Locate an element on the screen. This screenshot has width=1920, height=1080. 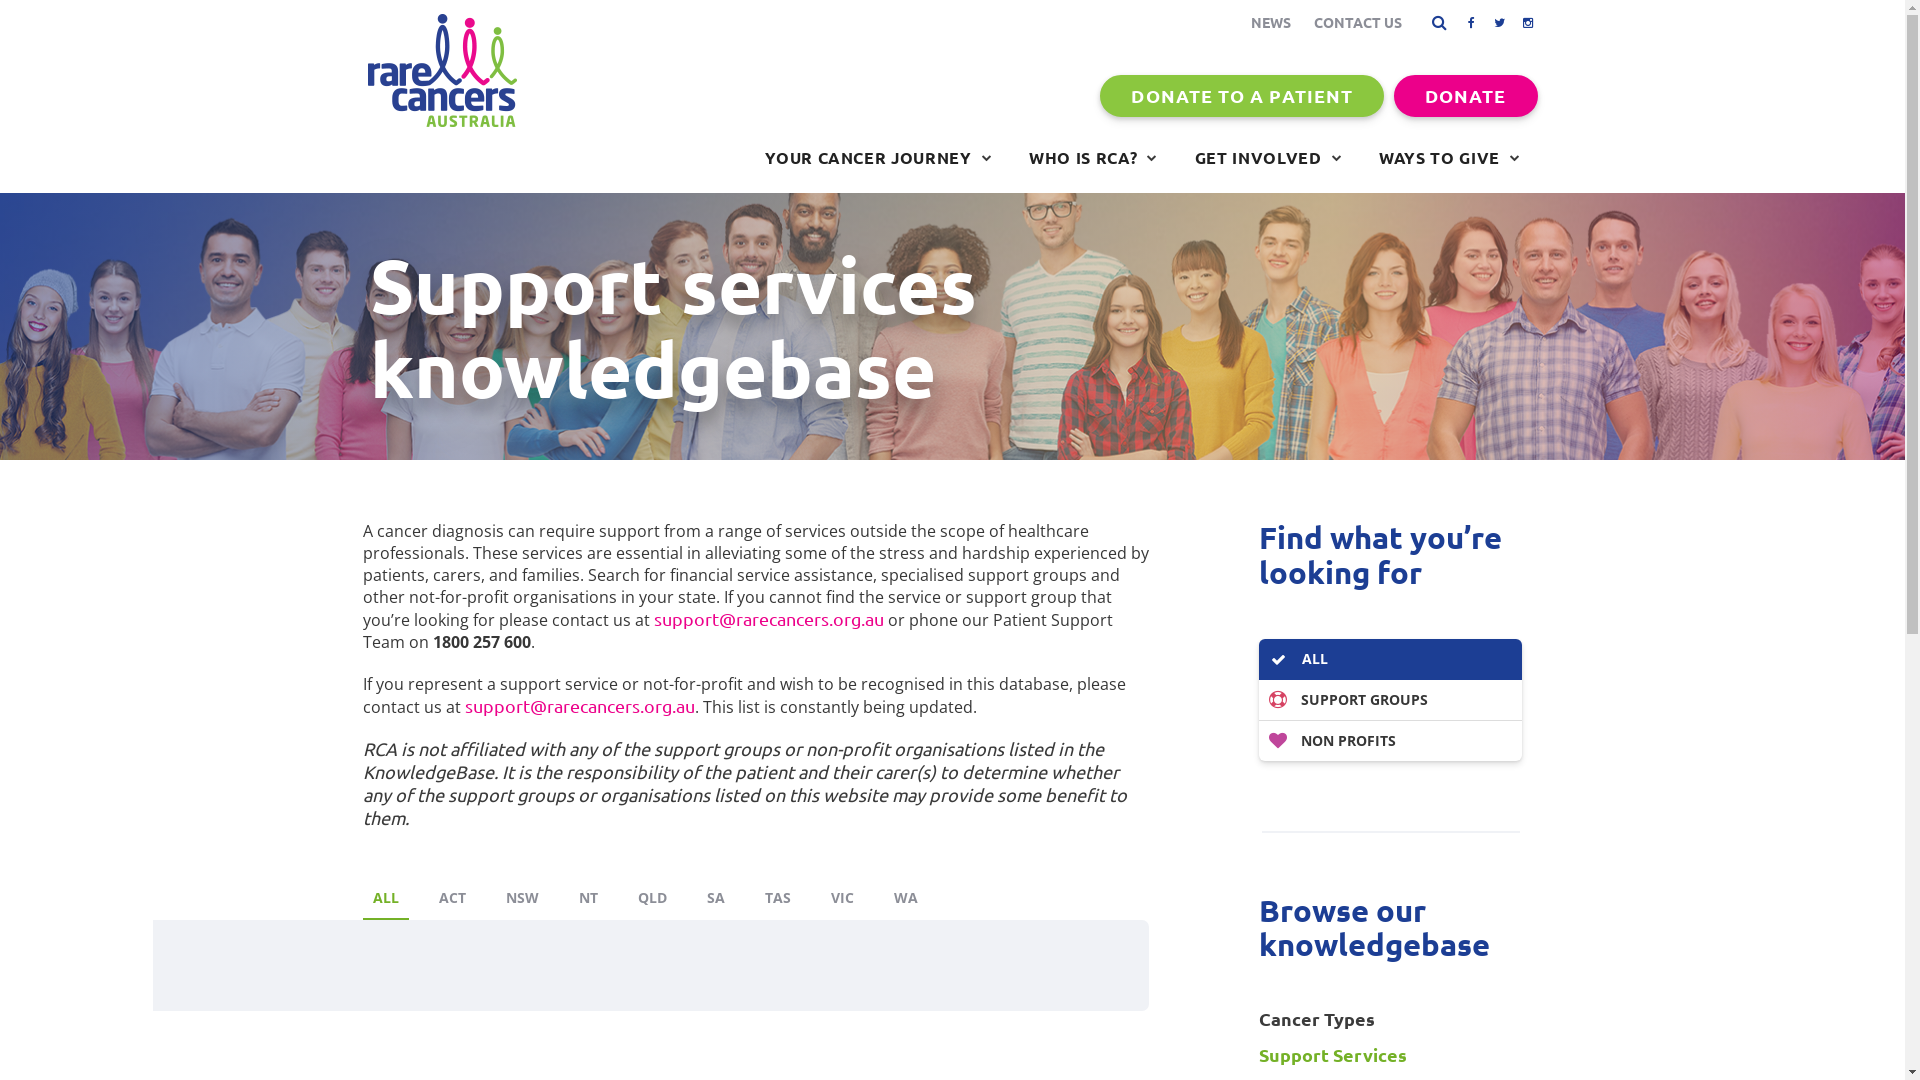
'VIC' is located at coordinates (841, 898).